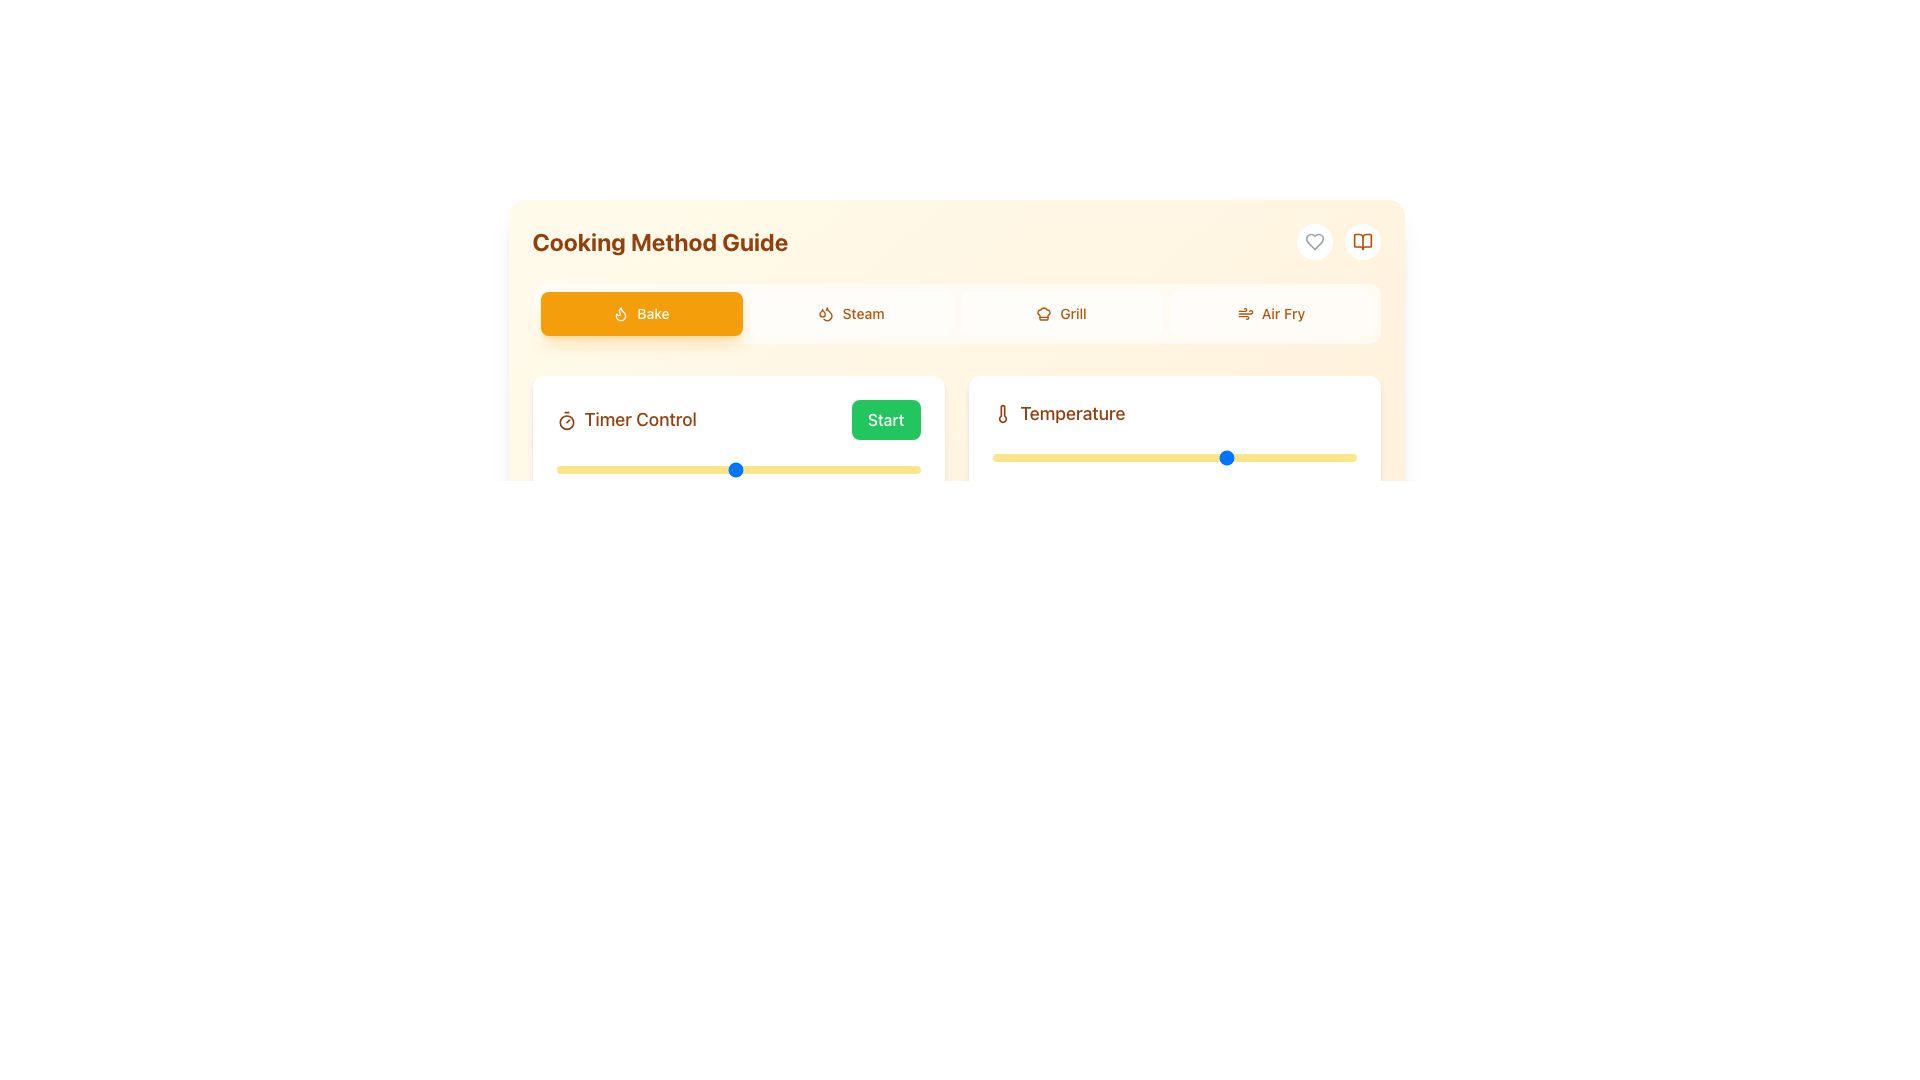 The width and height of the screenshot is (1920, 1080). What do you see at coordinates (1314, 241) in the screenshot?
I see `the circular button with a gray heart outline` at bounding box center [1314, 241].